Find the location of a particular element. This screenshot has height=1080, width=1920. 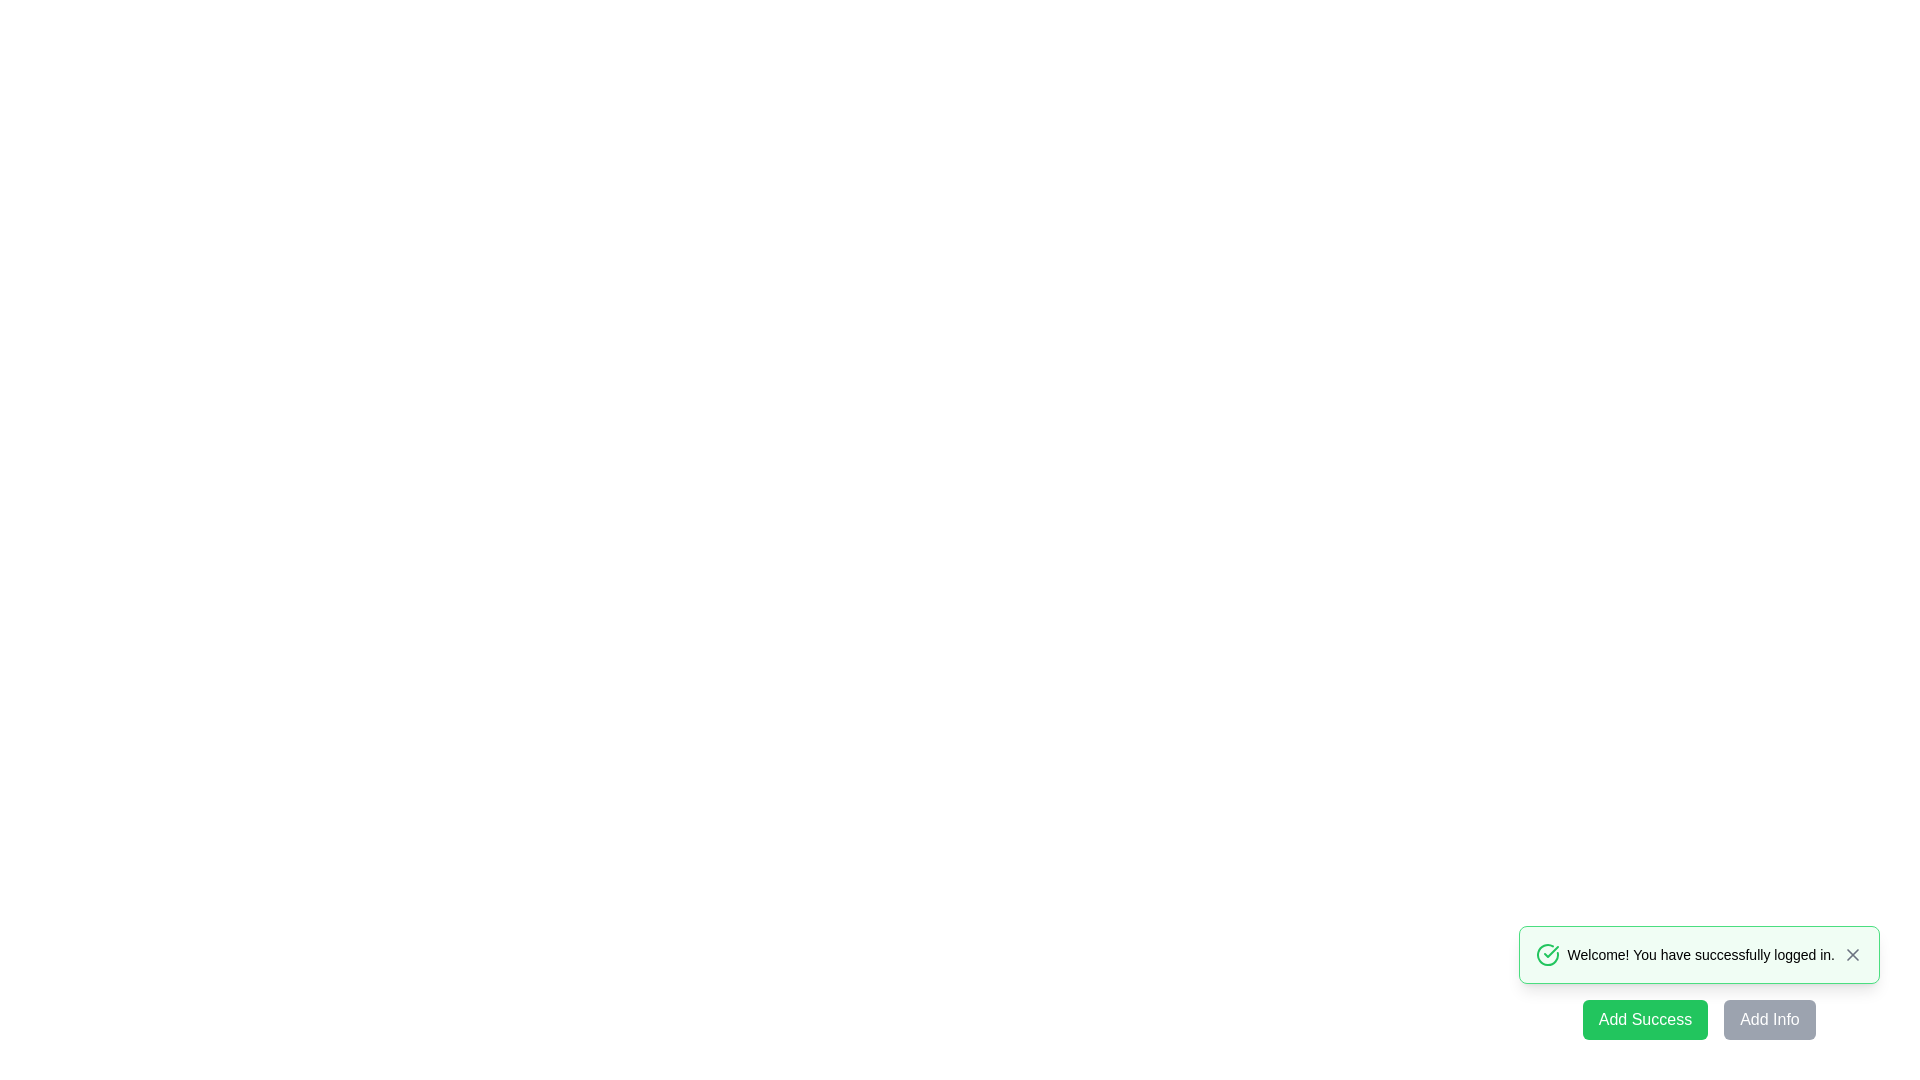

the success login icon located on the left side of the notification banner that indicates successful login is located at coordinates (1546, 954).